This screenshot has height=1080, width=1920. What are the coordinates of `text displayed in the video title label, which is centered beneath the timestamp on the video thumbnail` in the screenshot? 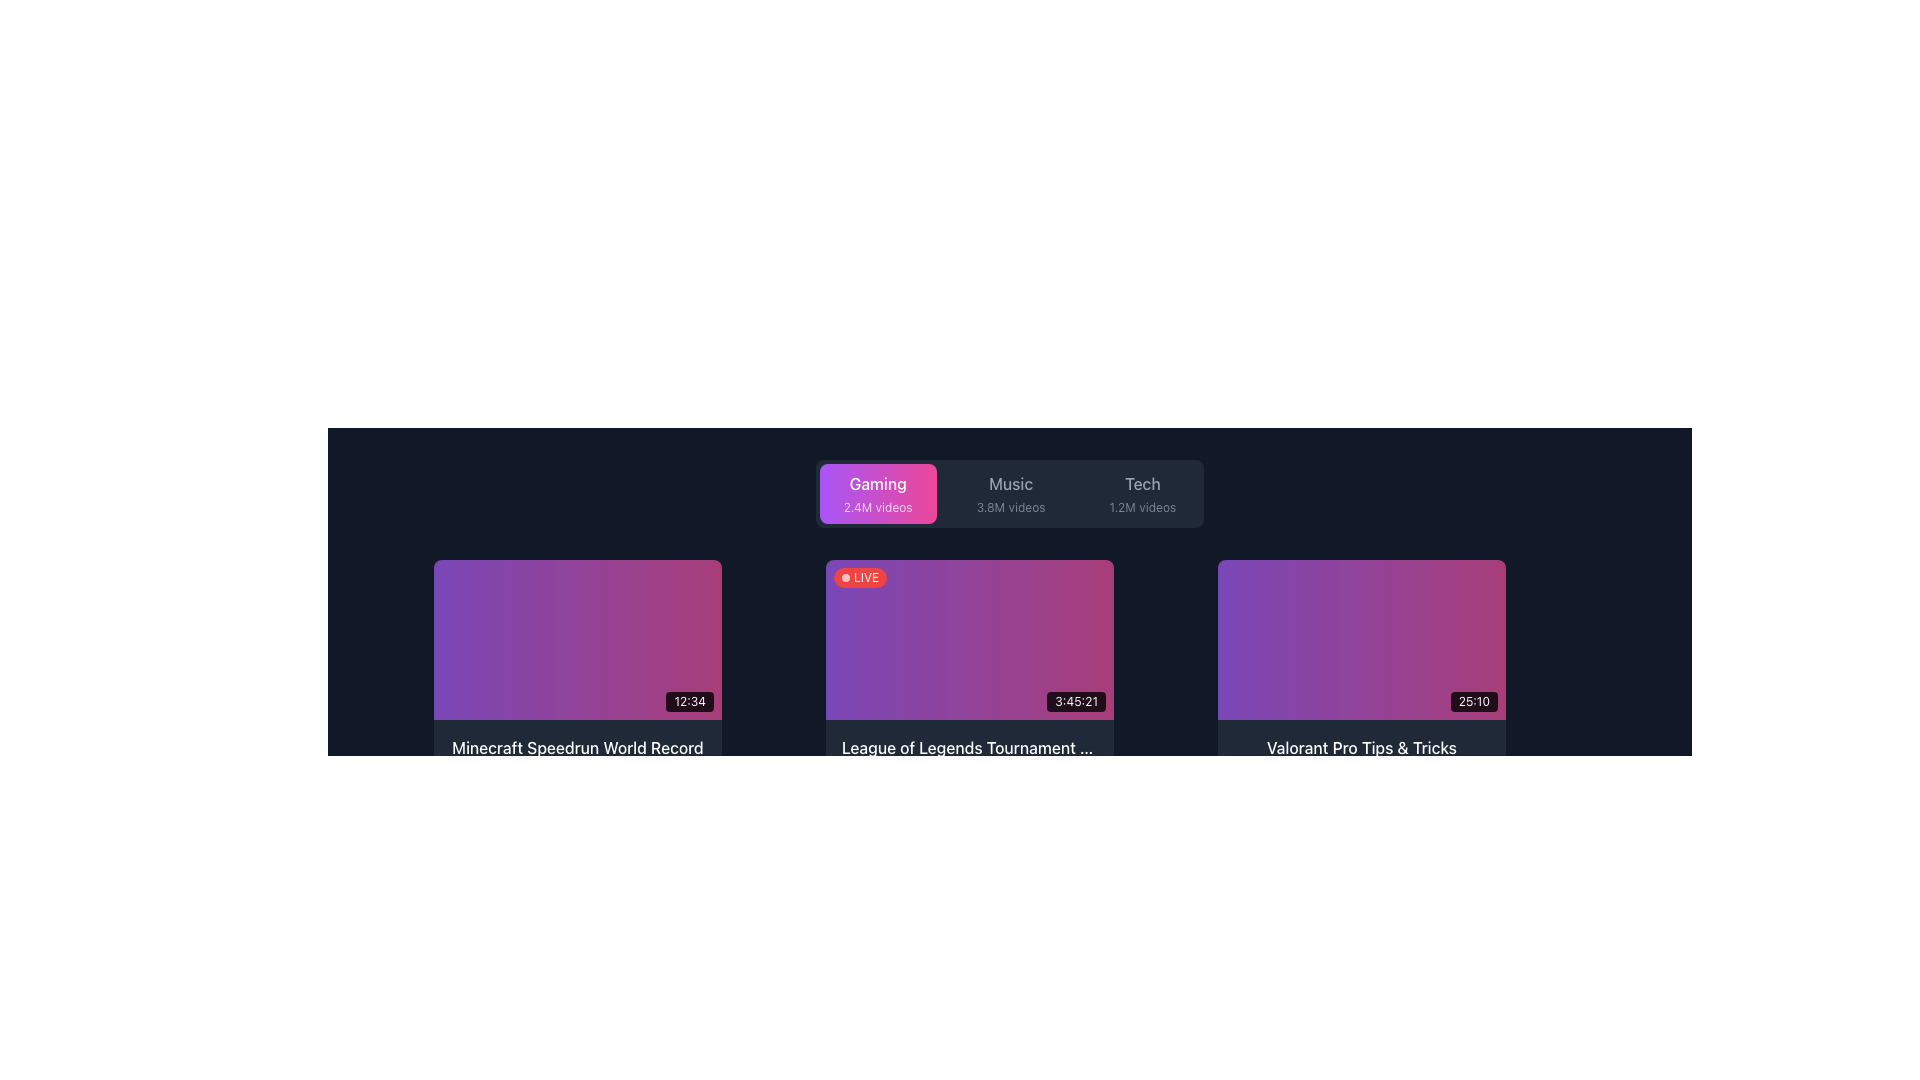 It's located at (576, 762).